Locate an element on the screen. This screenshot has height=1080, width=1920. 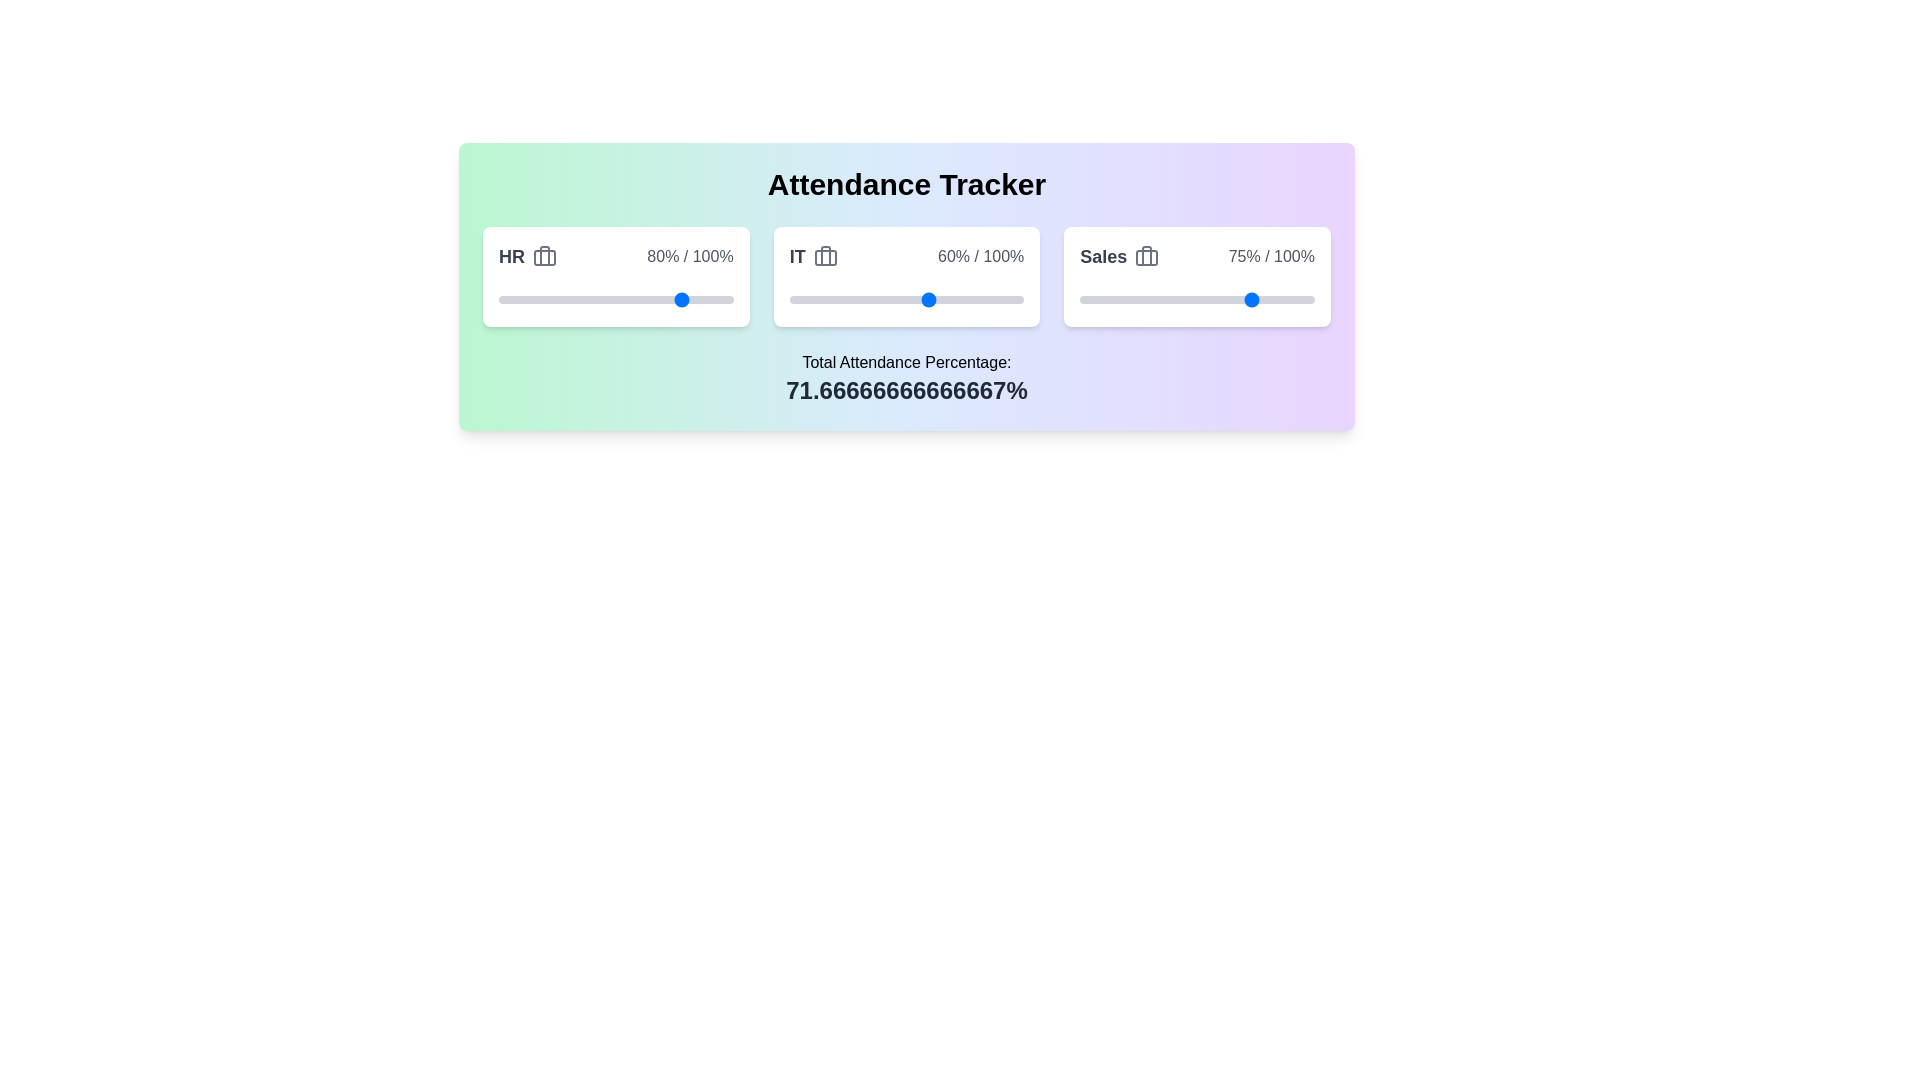
the IT attendance slider is located at coordinates (945, 300).